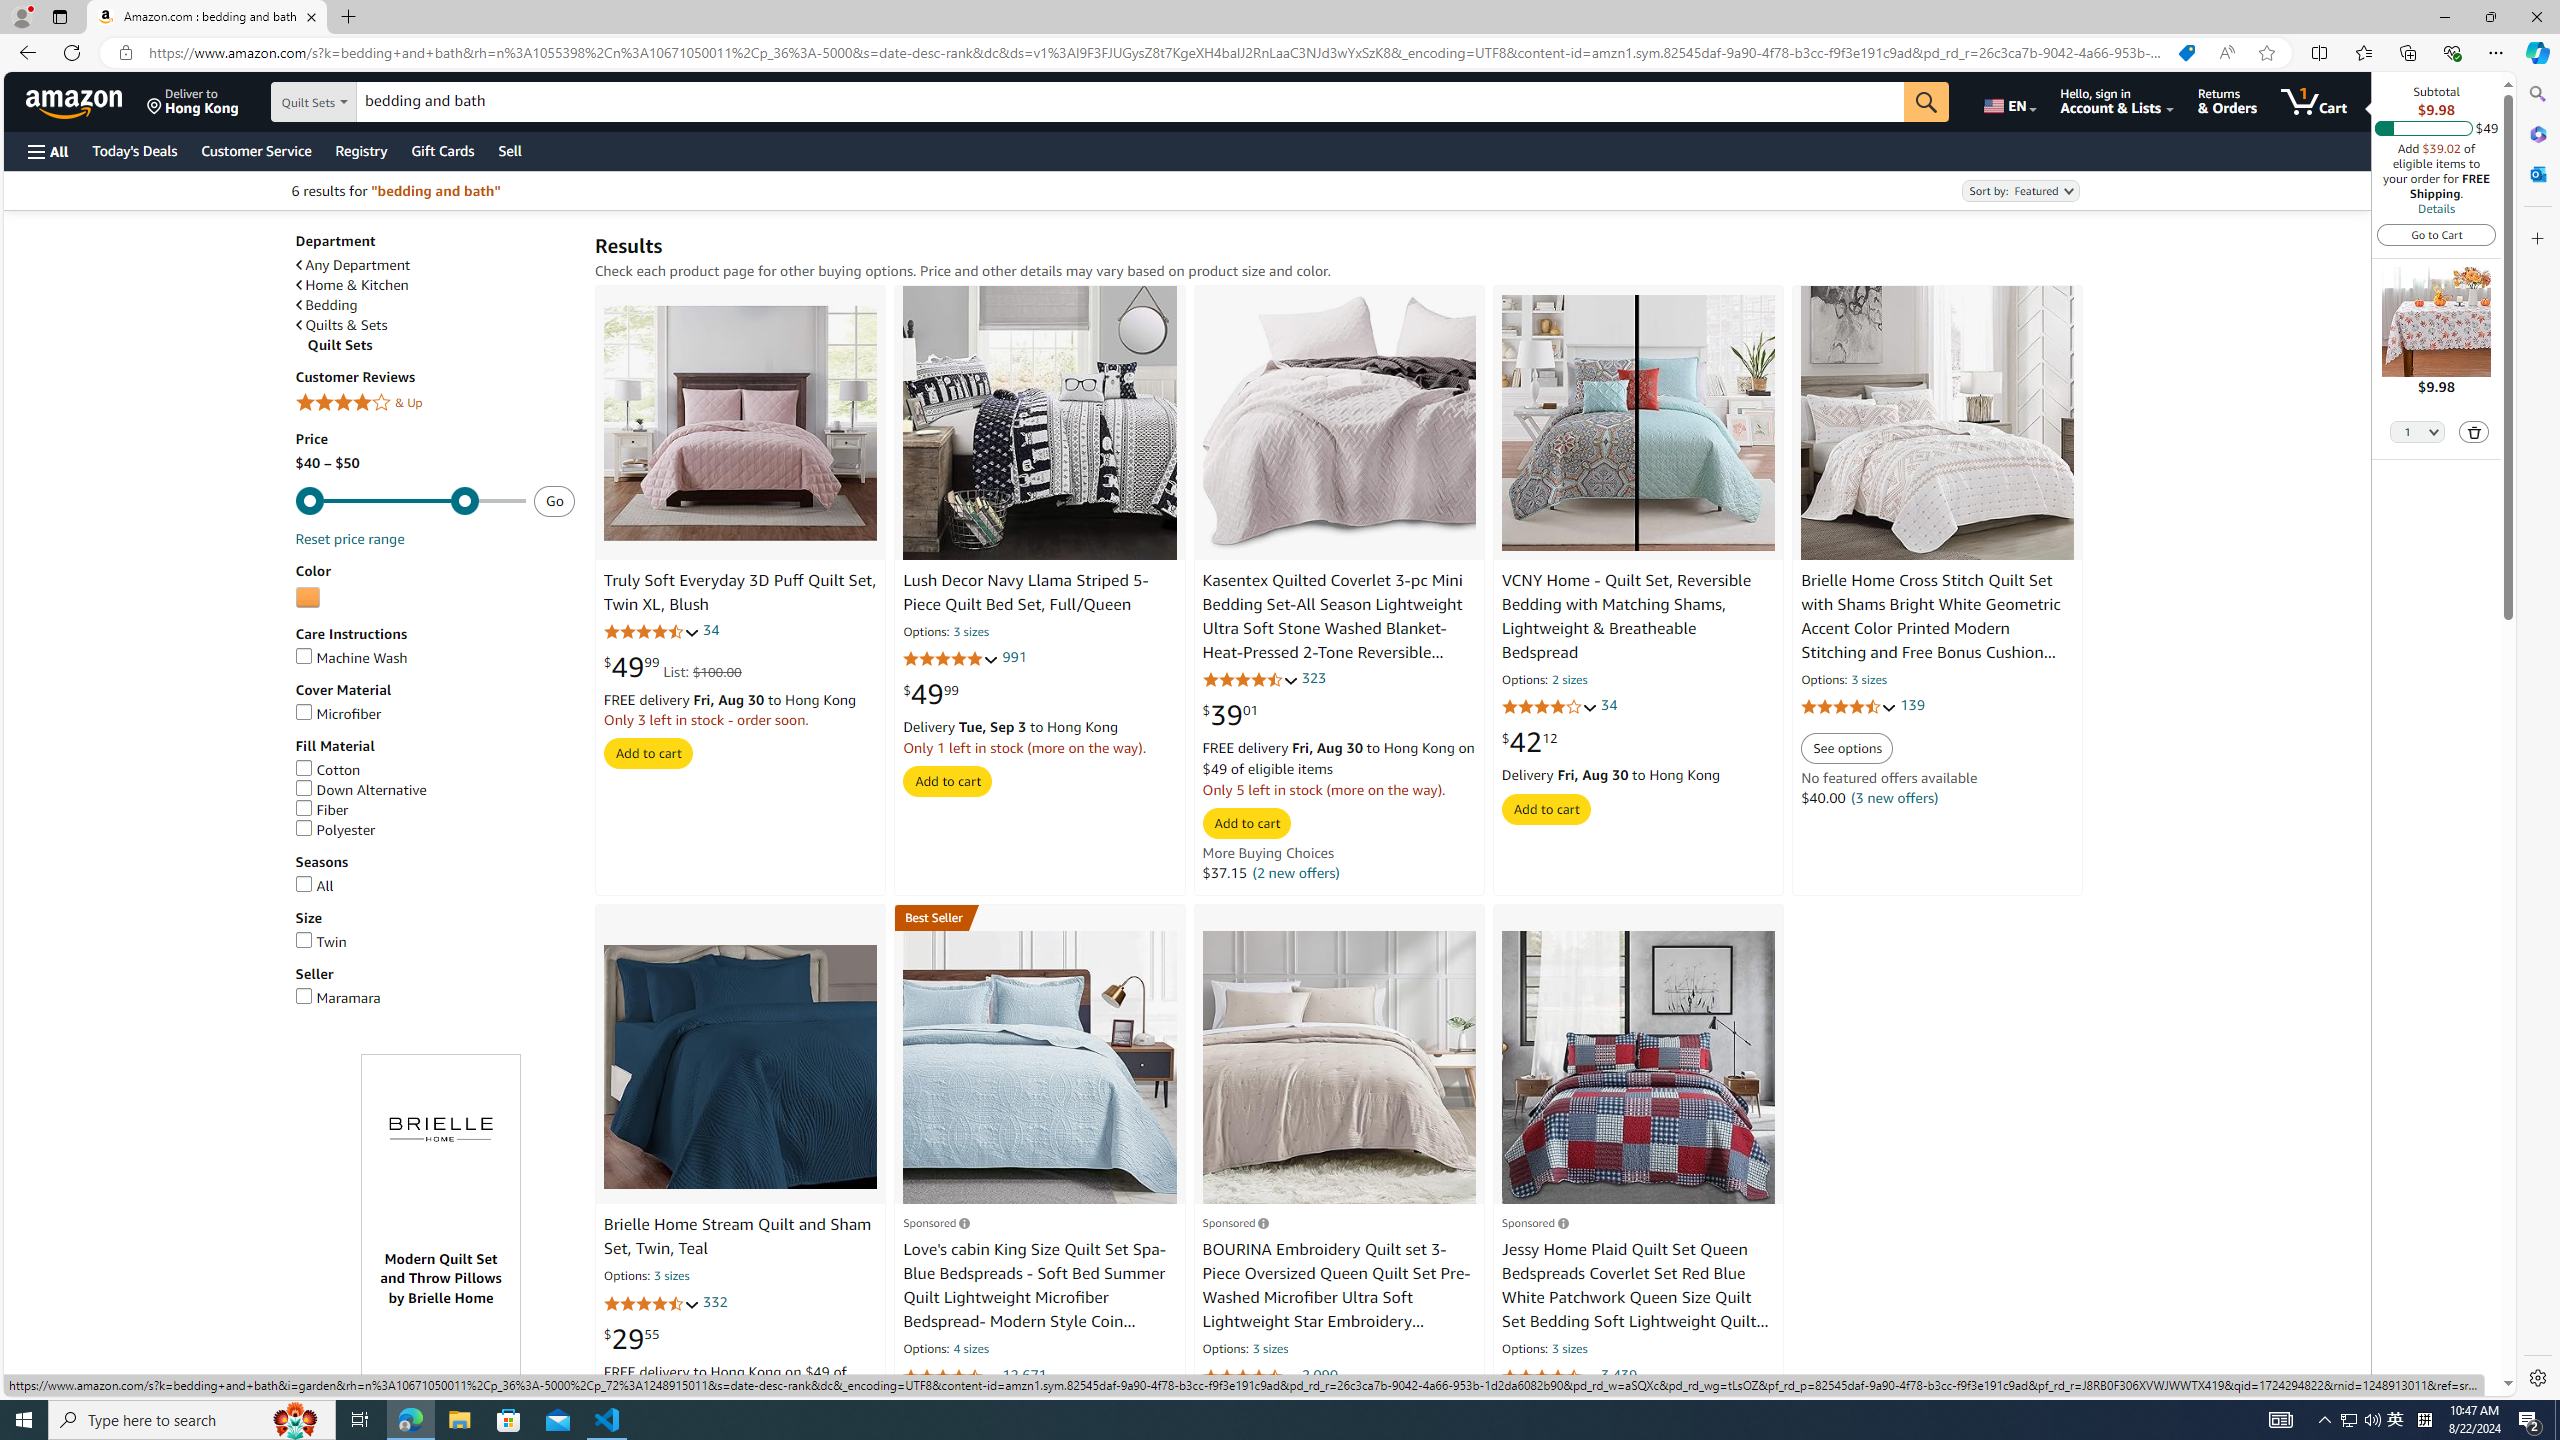  What do you see at coordinates (351, 284) in the screenshot?
I see `'Home & Kitchen'` at bounding box center [351, 284].